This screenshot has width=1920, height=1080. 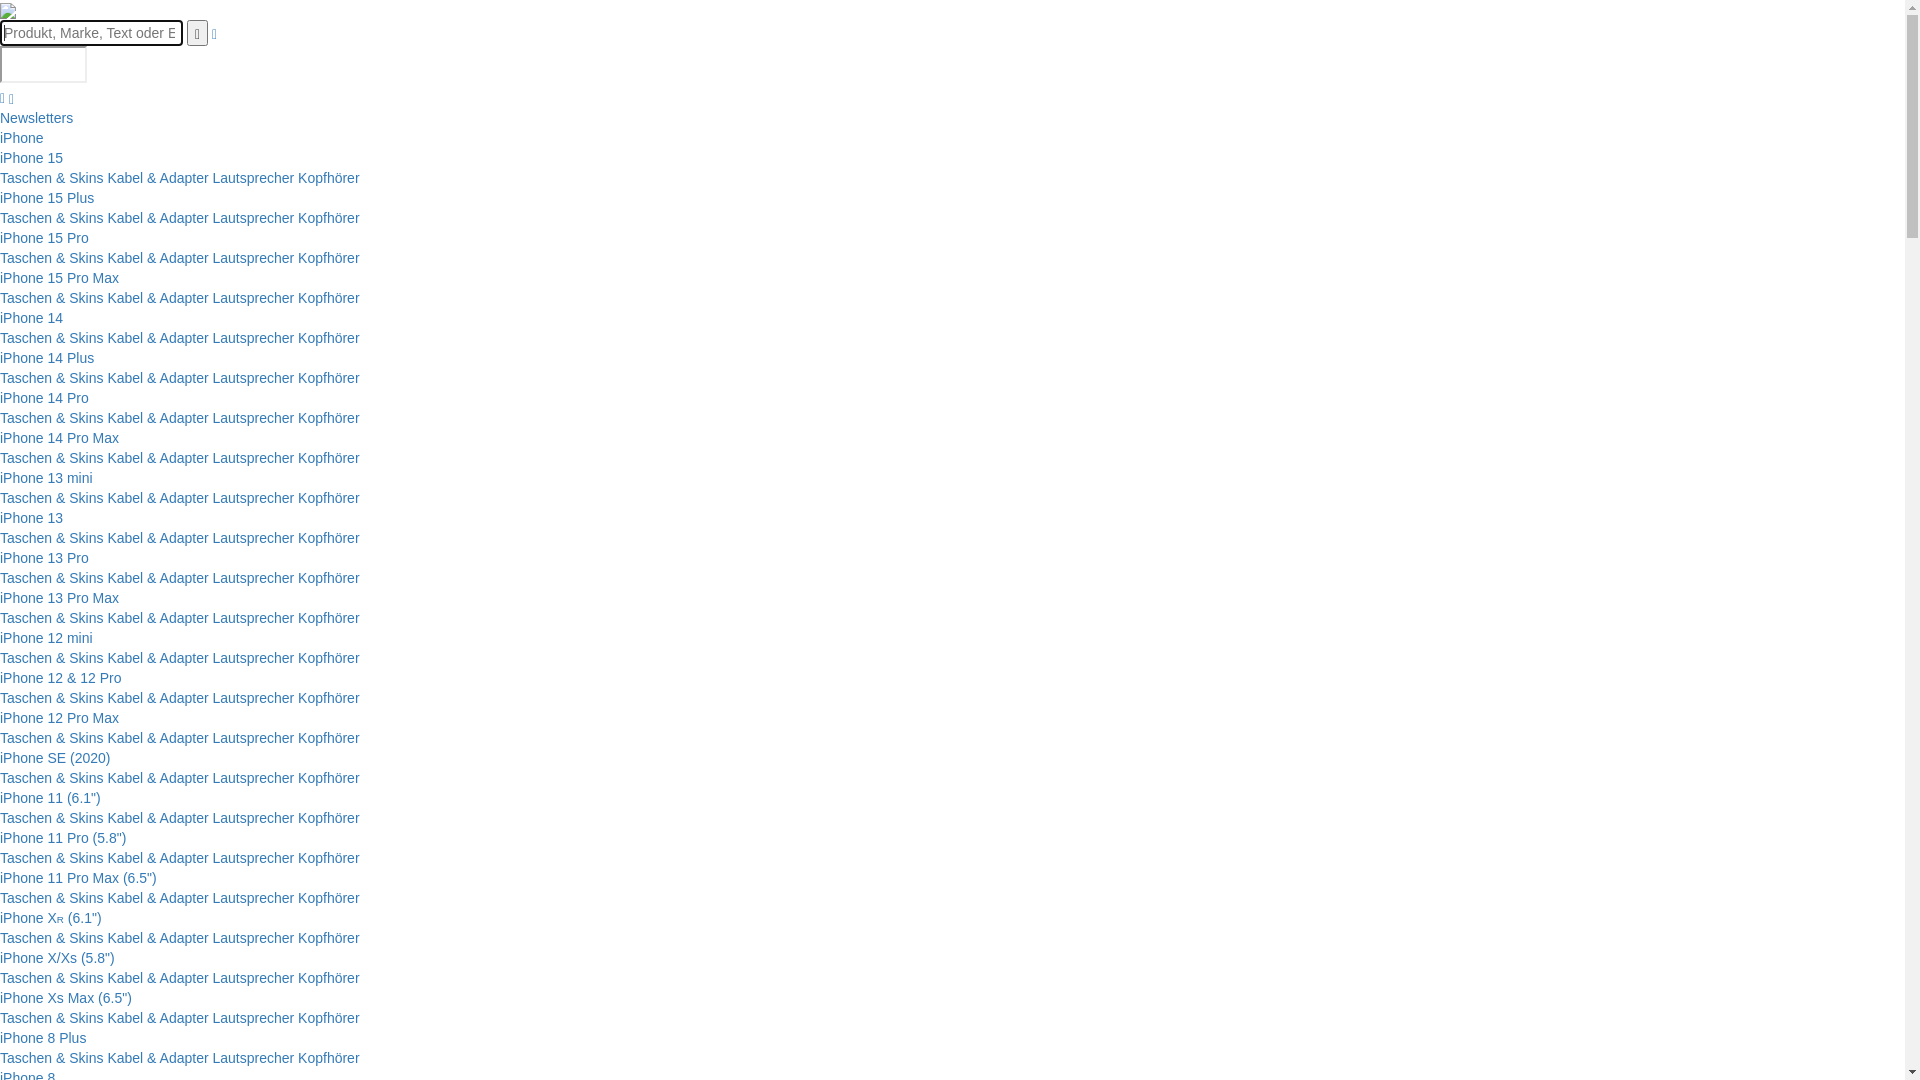 What do you see at coordinates (55, 758) in the screenshot?
I see `'iPhone SE (2020)'` at bounding box center [55, 758].